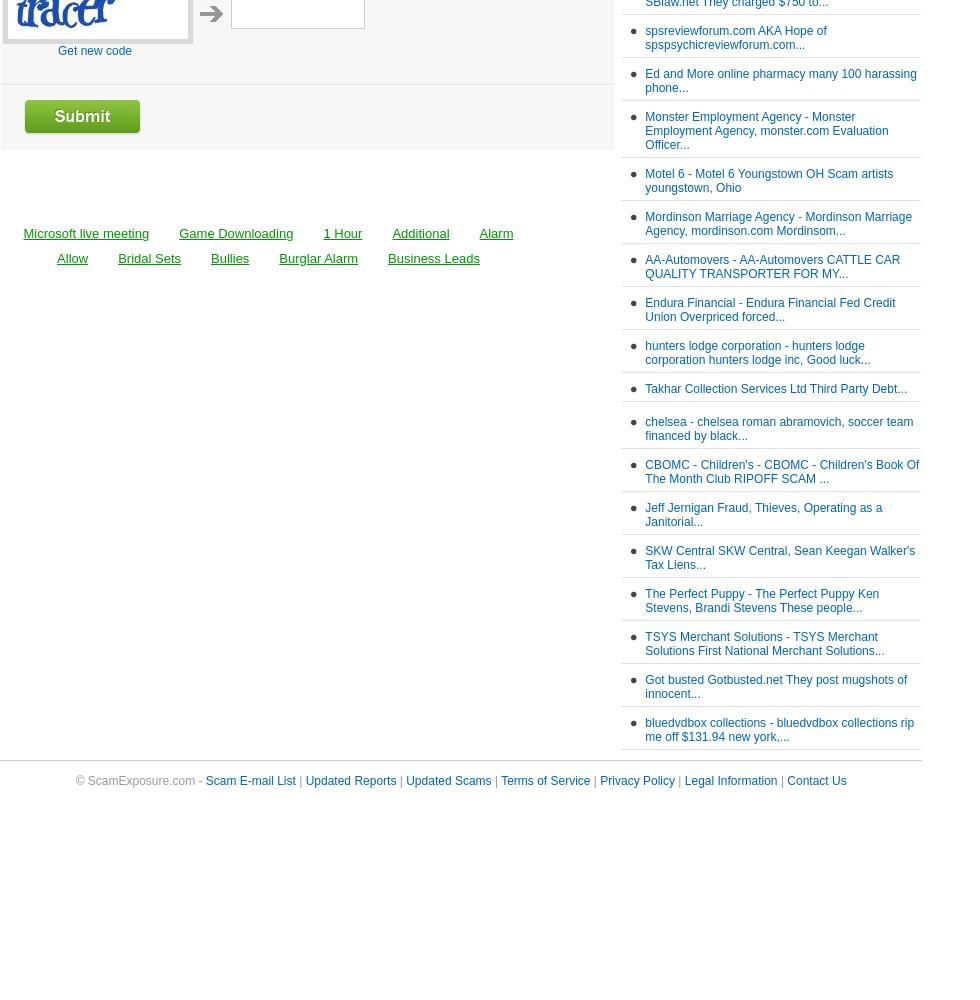  I want to click on 'CBOMC - Children's -  CBOMC - Children's Book Of The Month Club RIPOFF SCAM ...', so click(645, 471).